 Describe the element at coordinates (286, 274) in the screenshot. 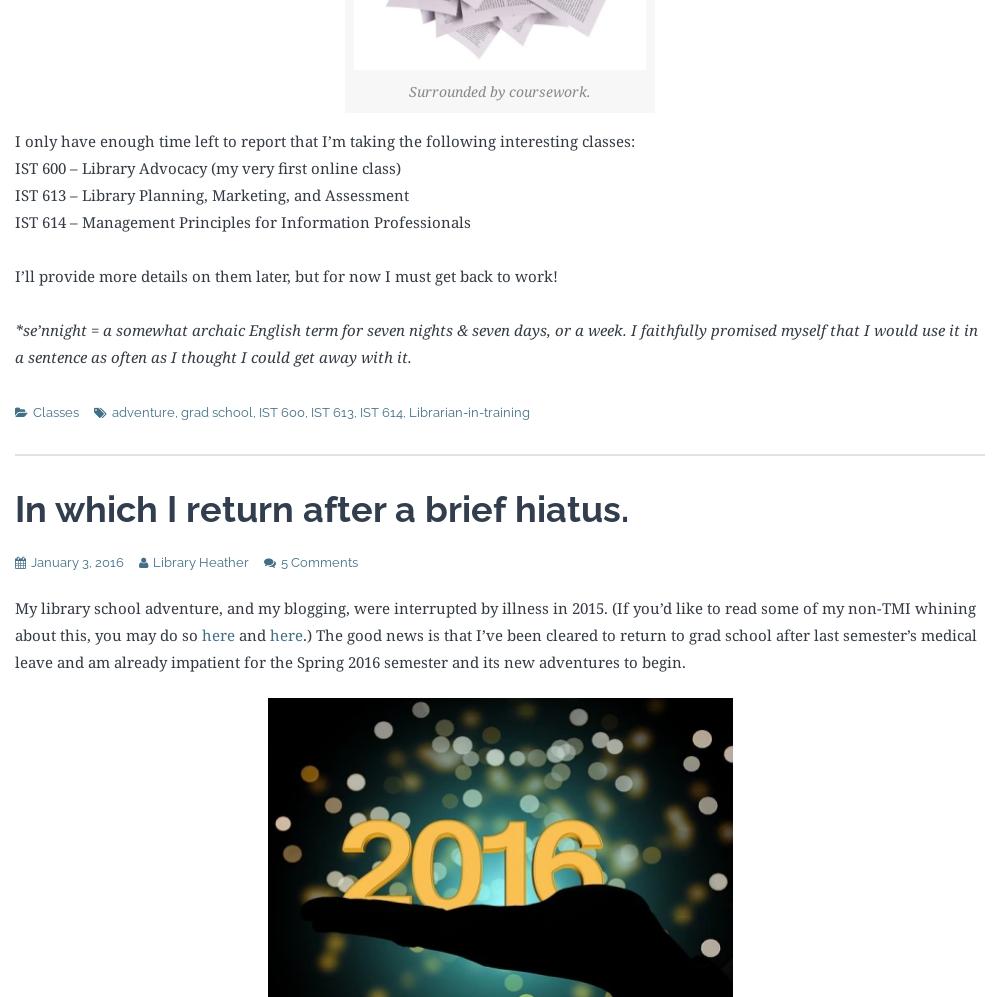

I see `'I’ll provide more details on them later, but for now I must get back to work!'` at that location.